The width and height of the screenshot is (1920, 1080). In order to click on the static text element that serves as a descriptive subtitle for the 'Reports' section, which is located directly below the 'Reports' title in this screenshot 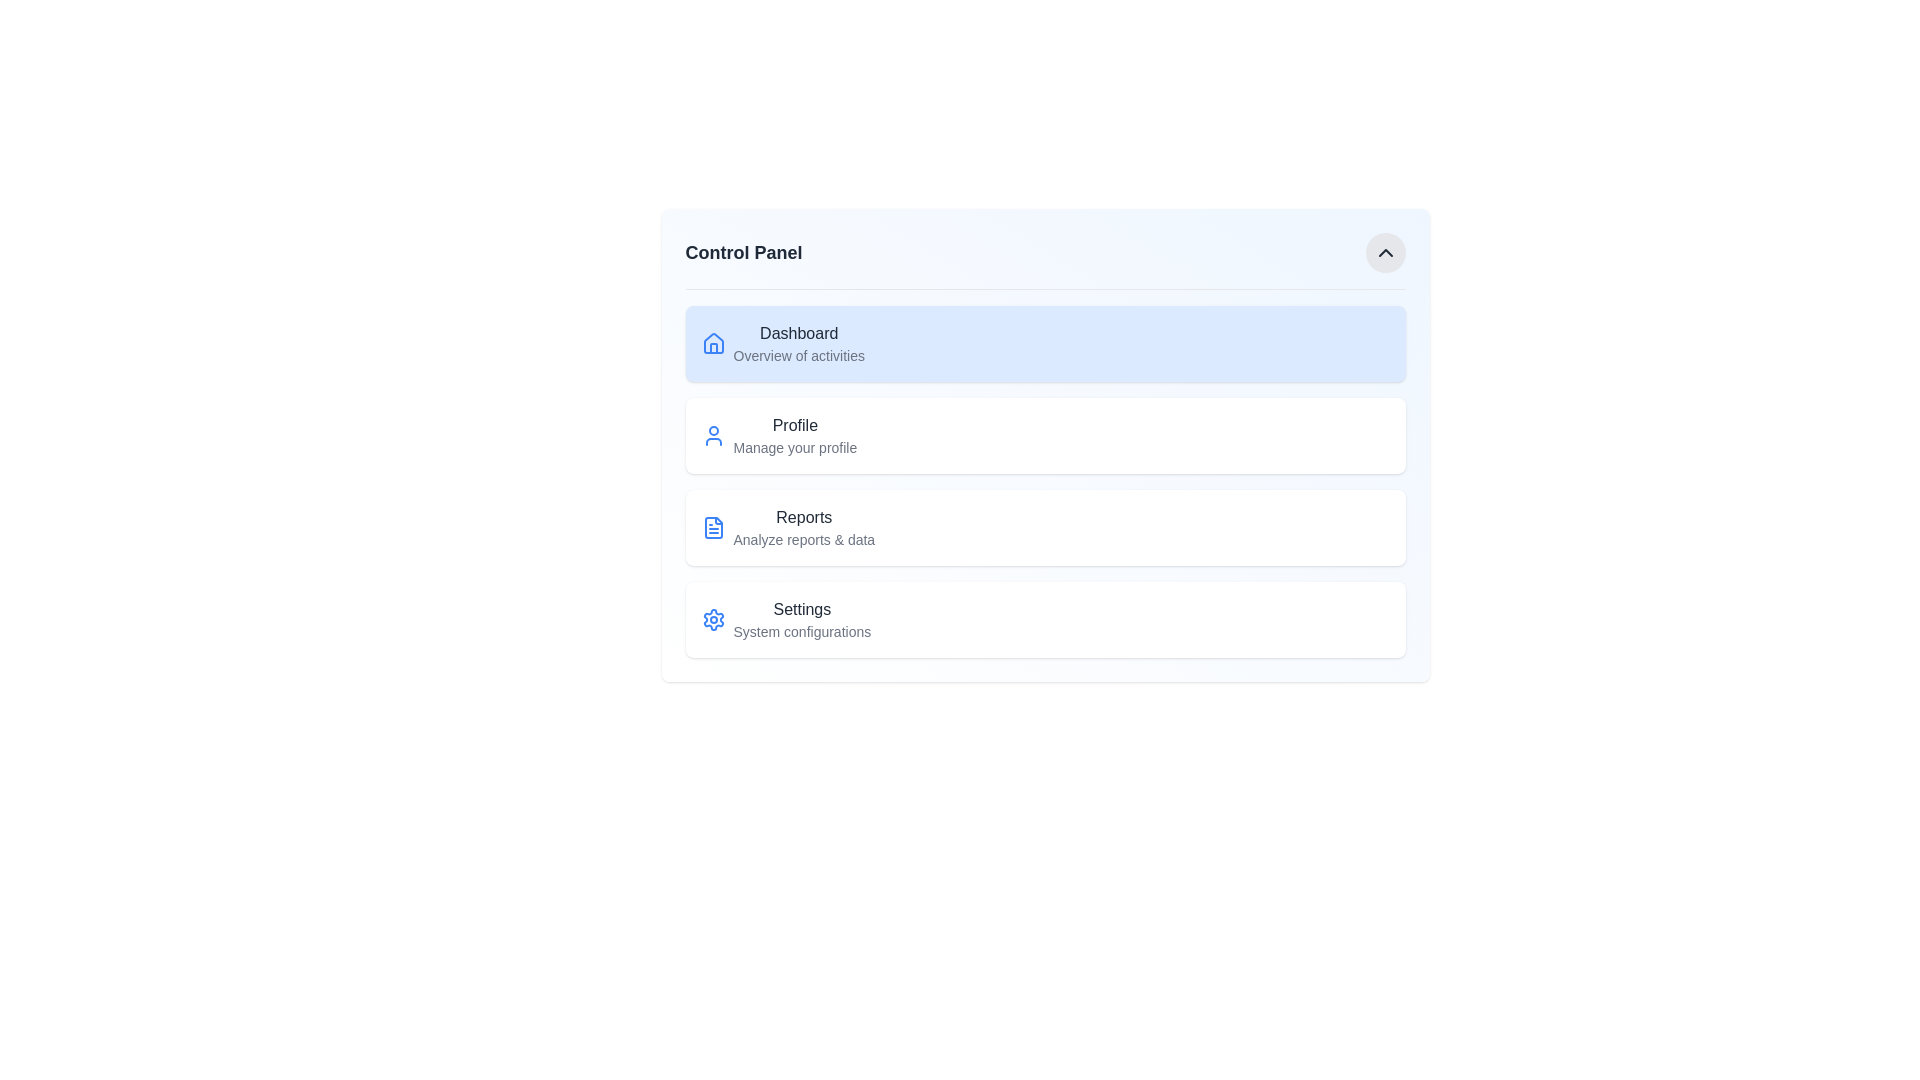, I will do `click(804, 540)`.